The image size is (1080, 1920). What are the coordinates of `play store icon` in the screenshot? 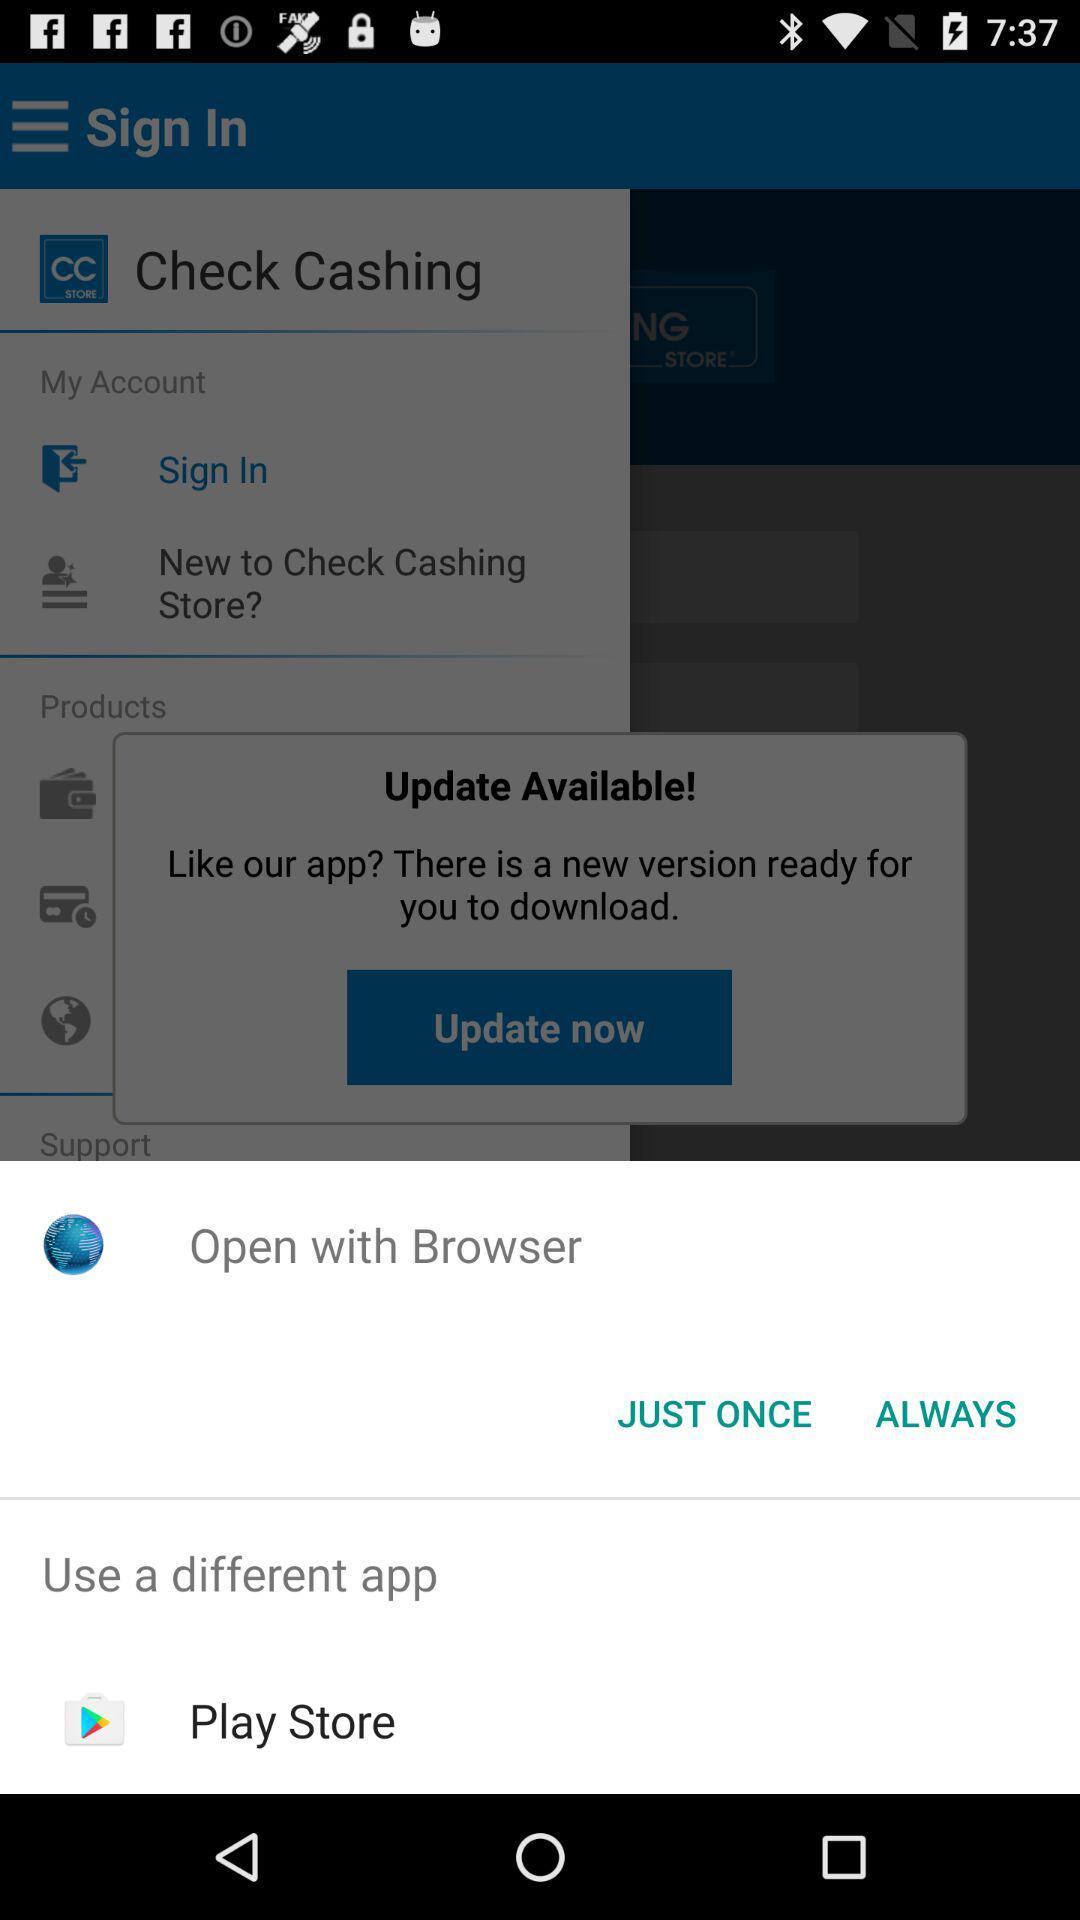 It's located at (292, 1719).